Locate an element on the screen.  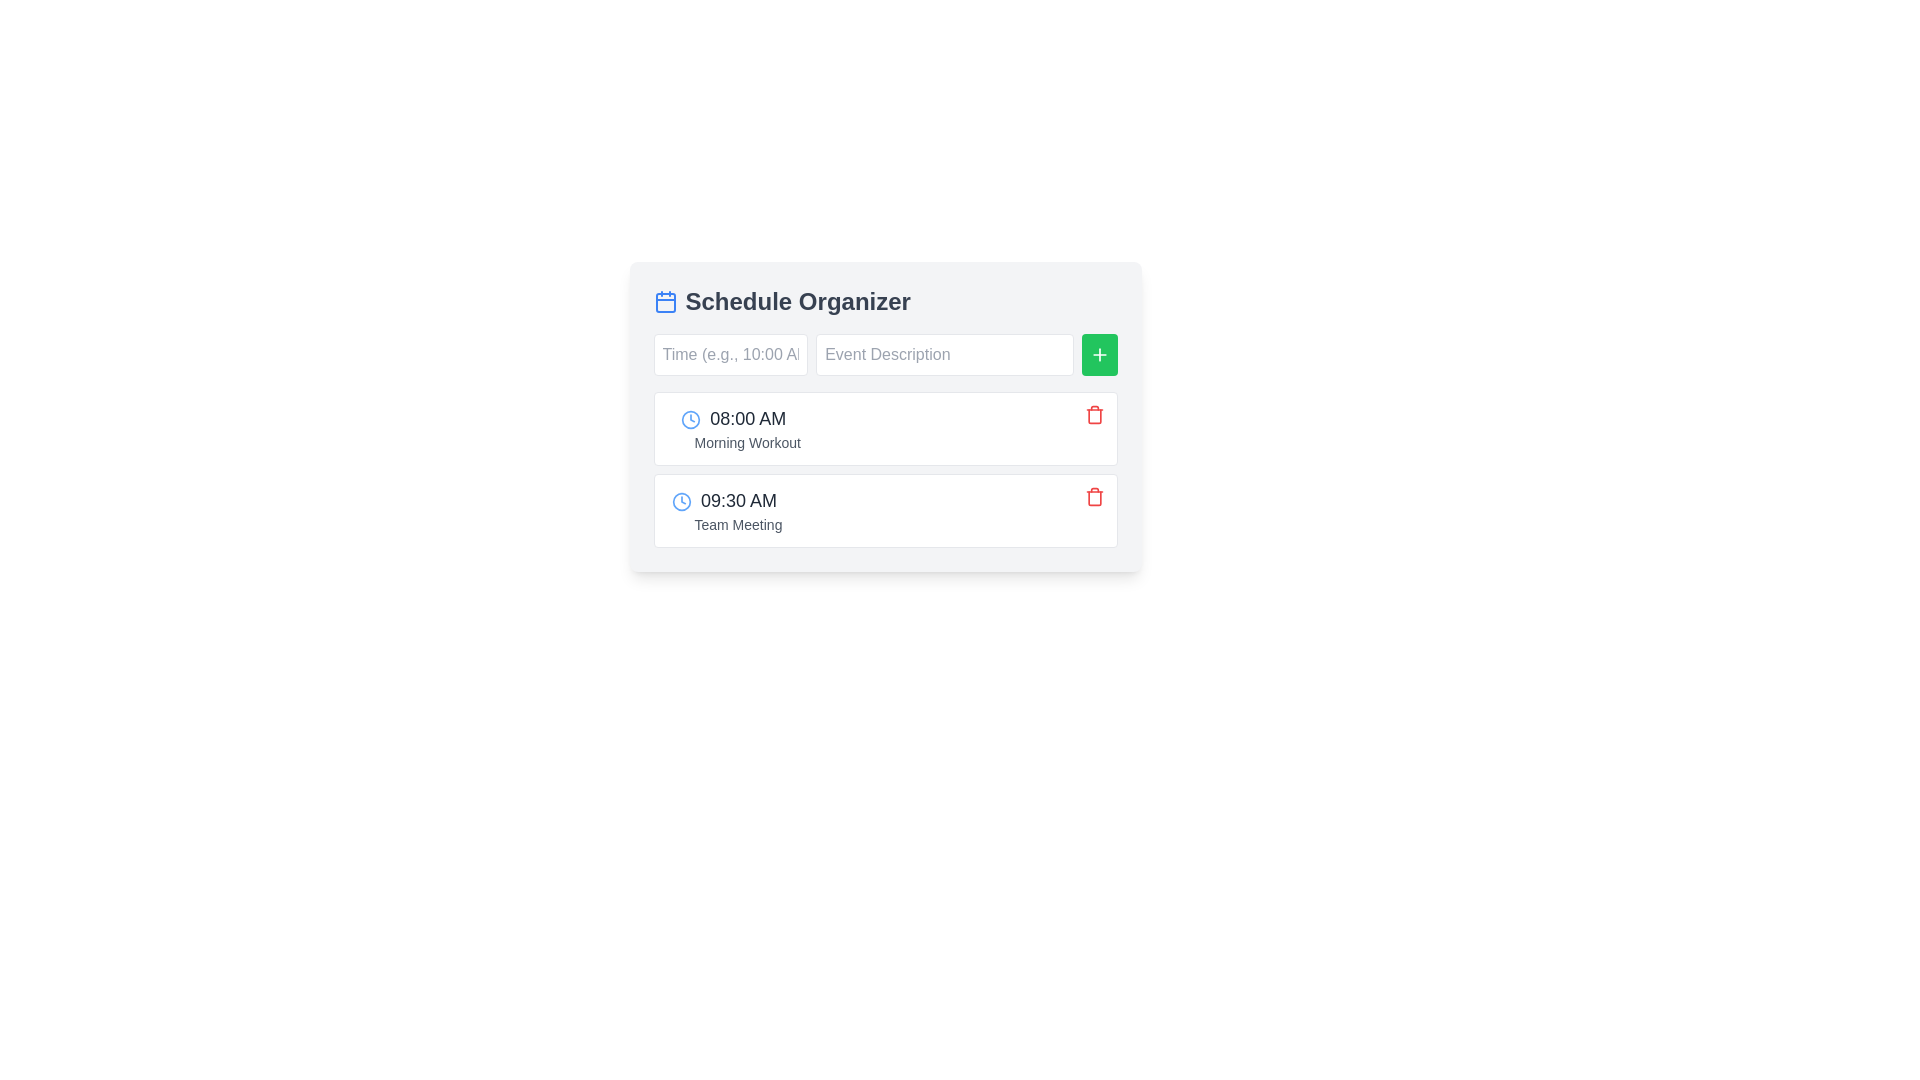
text content of the descriptive label located below the time label '08:00 AM' in the first event entry of the schedule organizer is located at coordinates (746, 442).